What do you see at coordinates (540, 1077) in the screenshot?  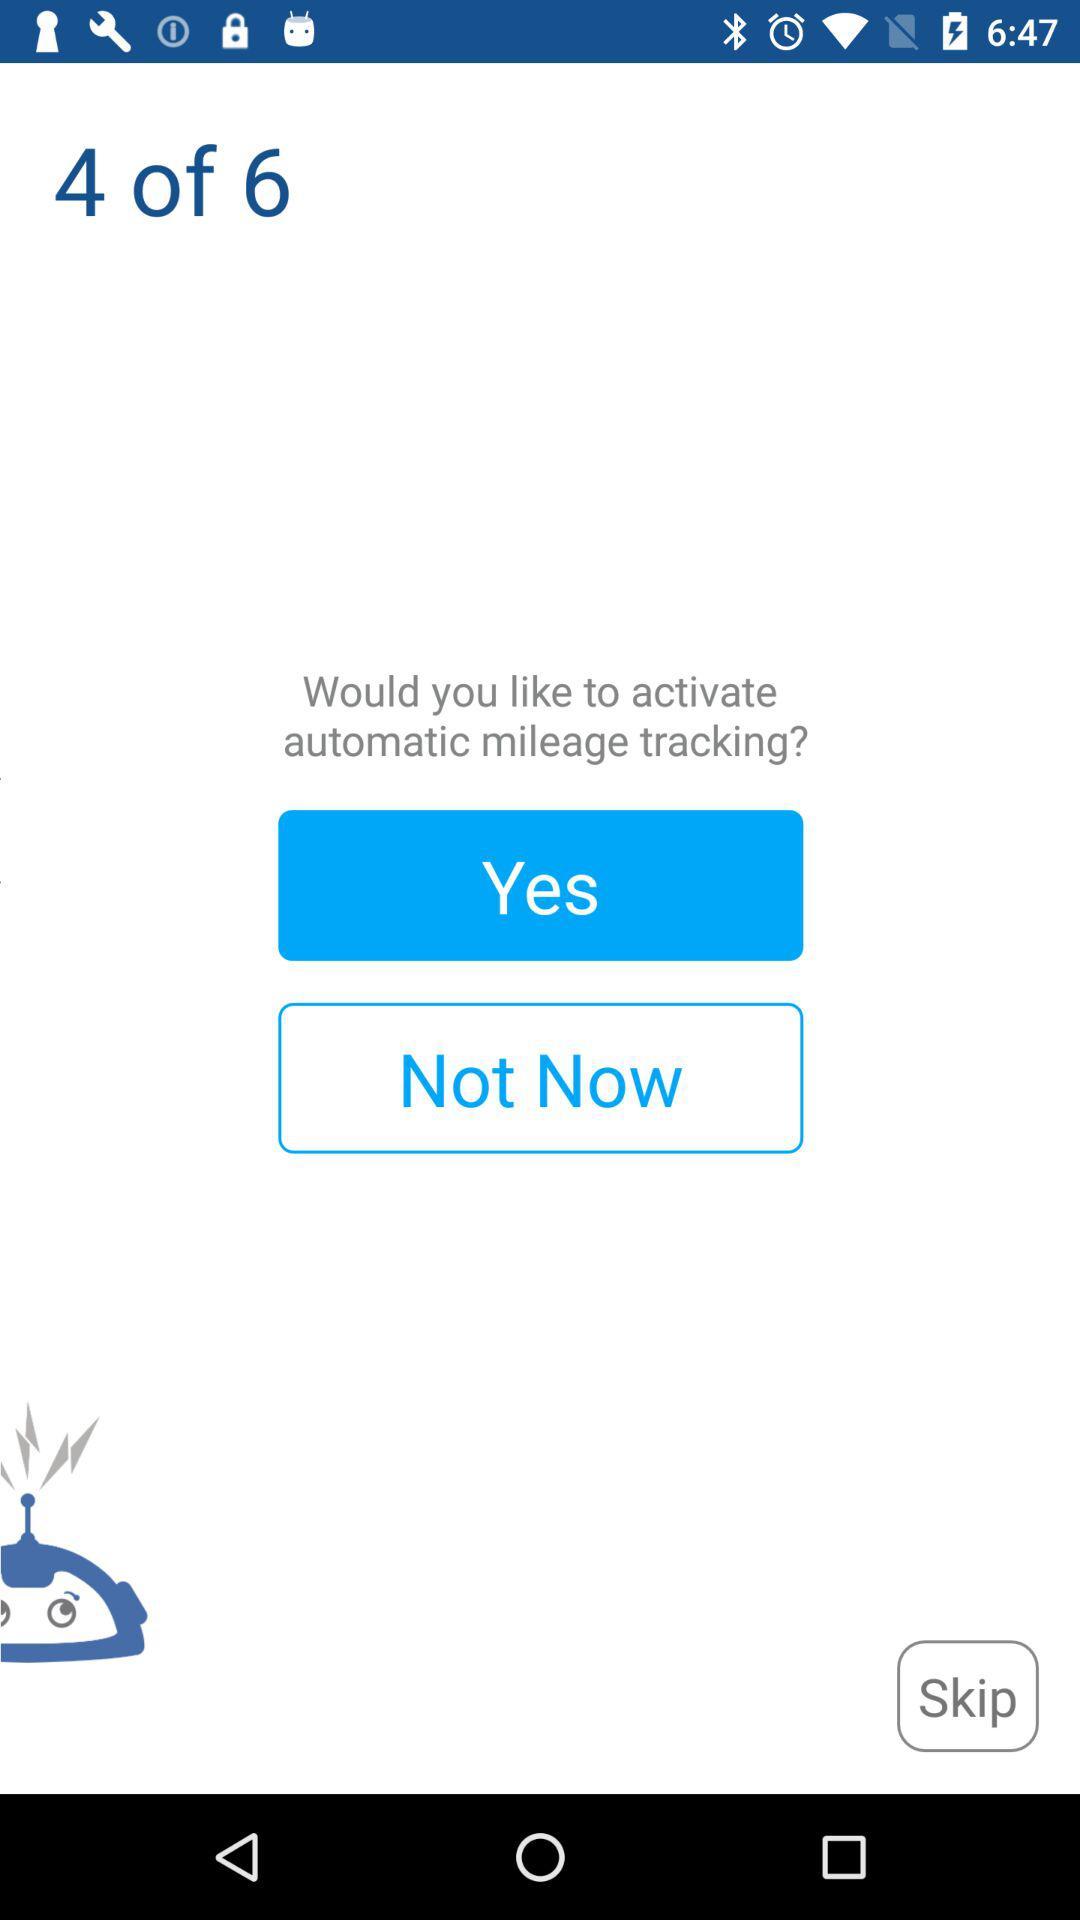 I see `not now icon` at bounding box center [540, 1077].